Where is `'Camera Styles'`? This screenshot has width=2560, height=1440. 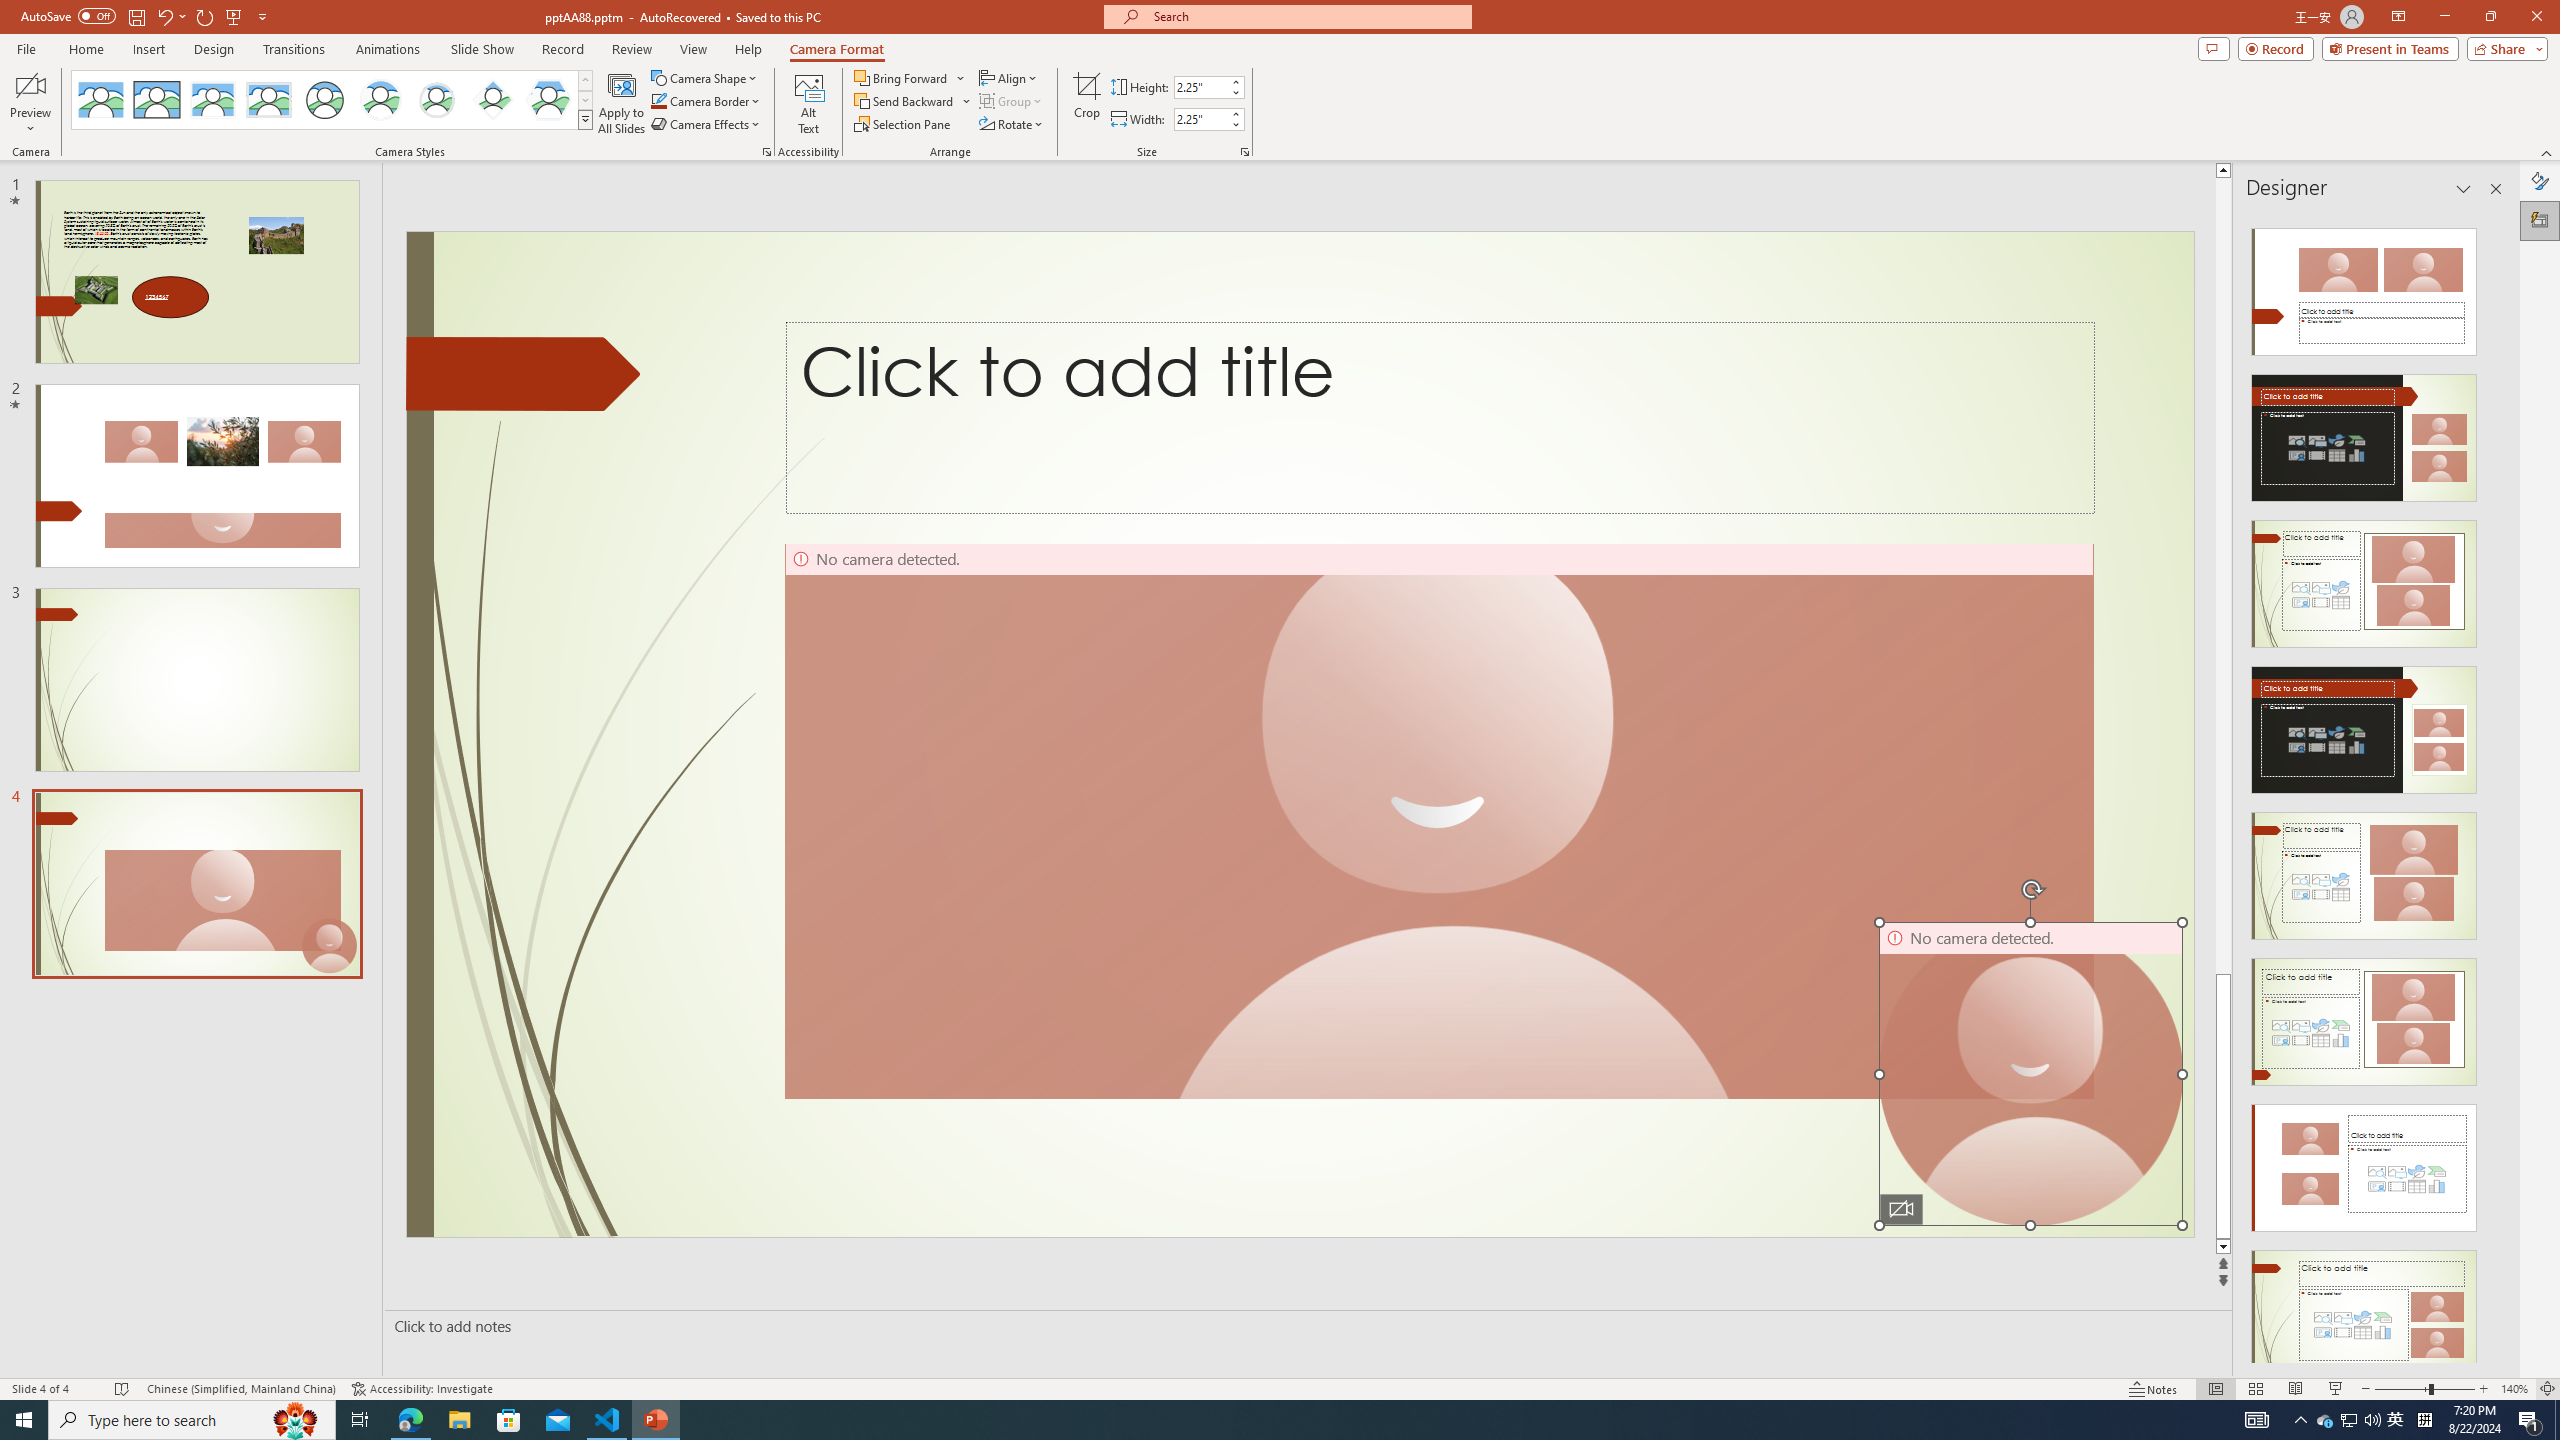
'Camera Styles' is located at coordinates (586, 118).